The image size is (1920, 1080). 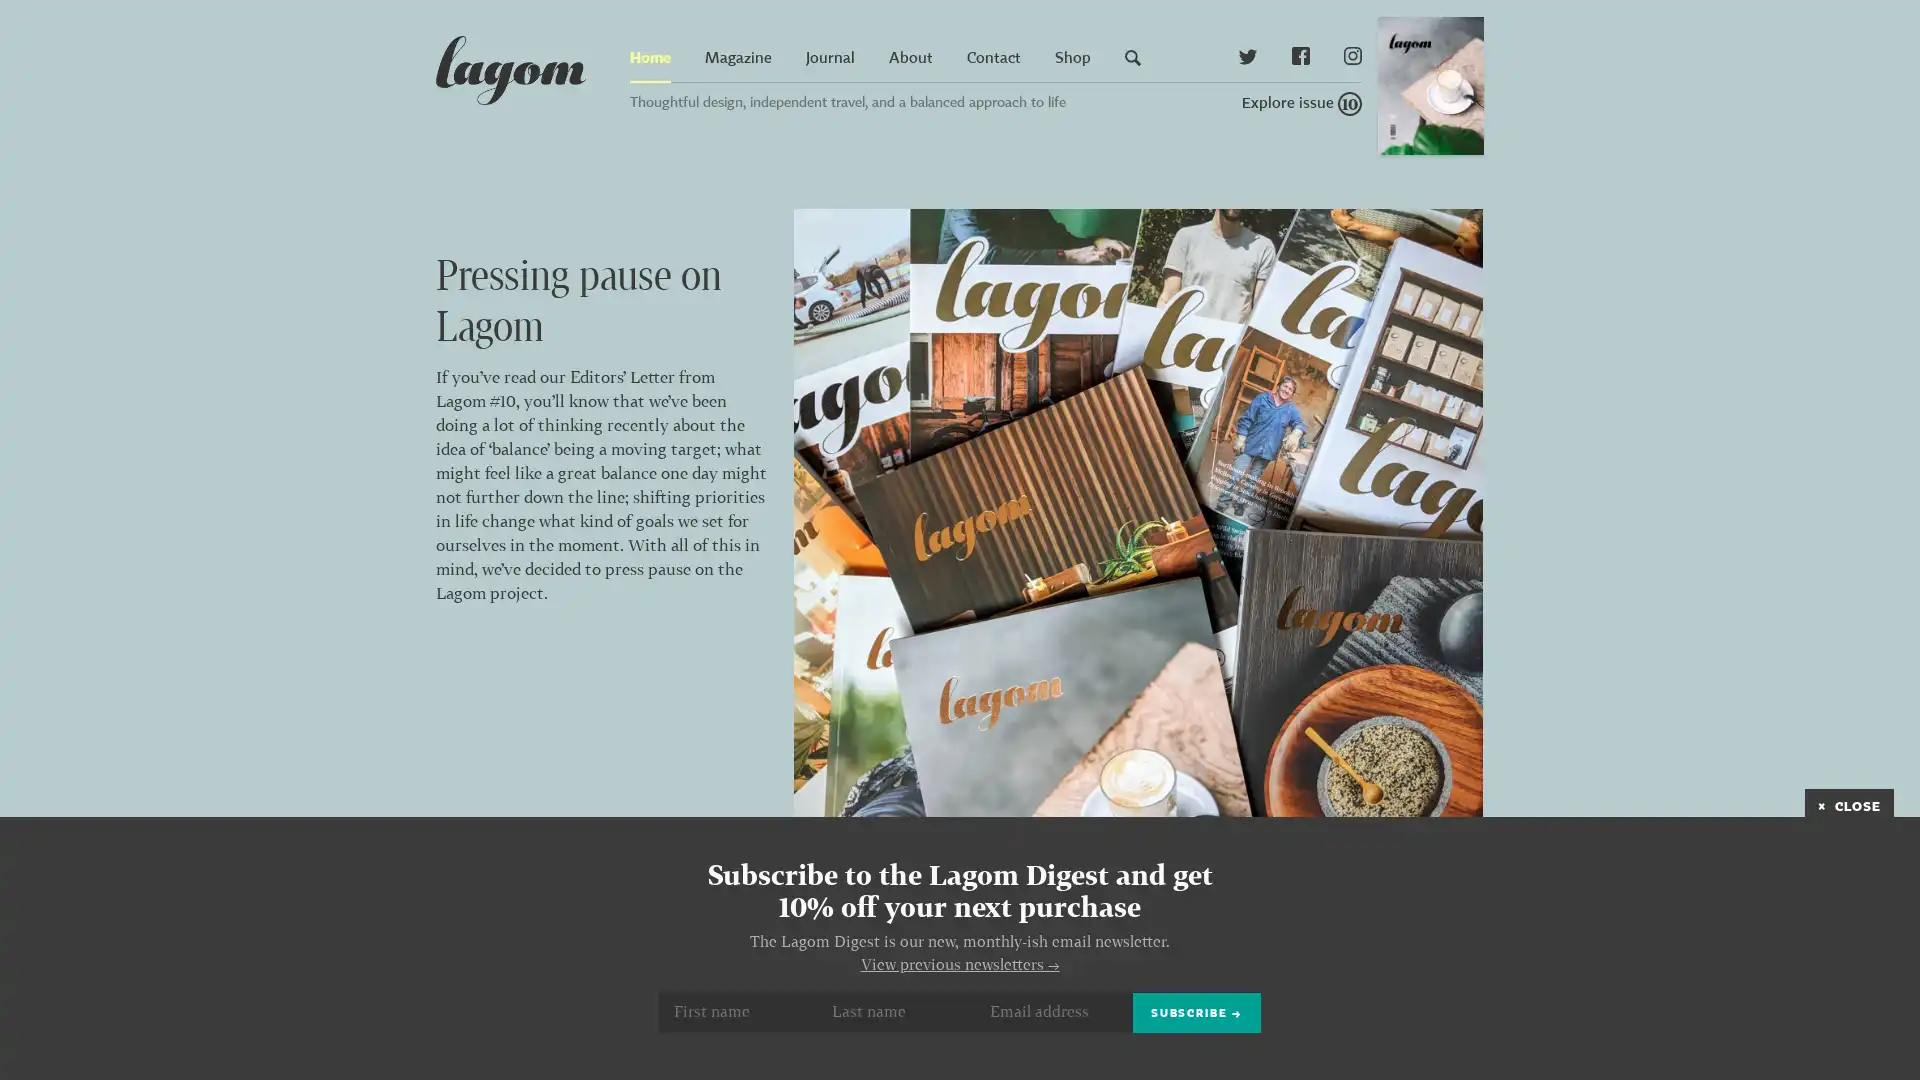 What do you see at coordinates (1563, 79) in the screenshot?
I see `Go` at bounding box center [1563, 79].